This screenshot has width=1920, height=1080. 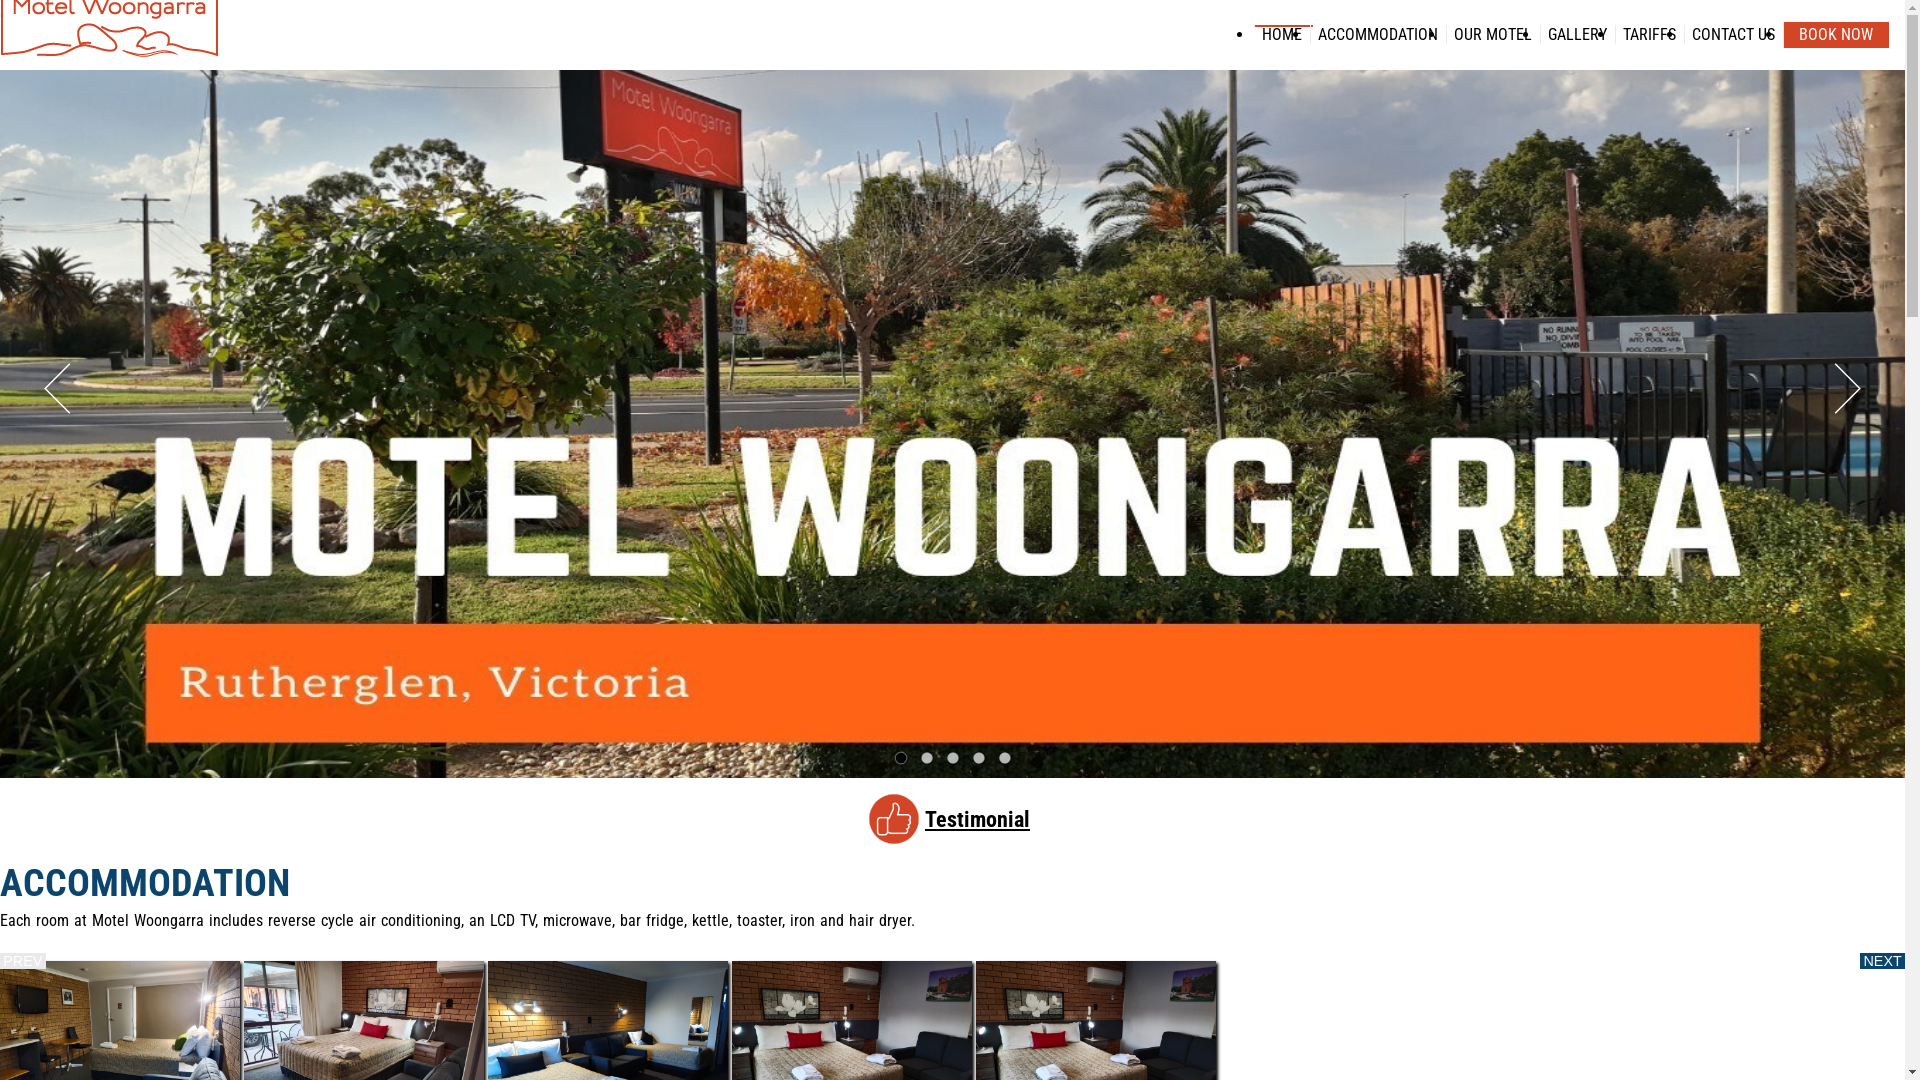 What do you see at coordinates (977, 818) in the screenshot?
I see `'Testimonial'` at bounding box center [977, 818].